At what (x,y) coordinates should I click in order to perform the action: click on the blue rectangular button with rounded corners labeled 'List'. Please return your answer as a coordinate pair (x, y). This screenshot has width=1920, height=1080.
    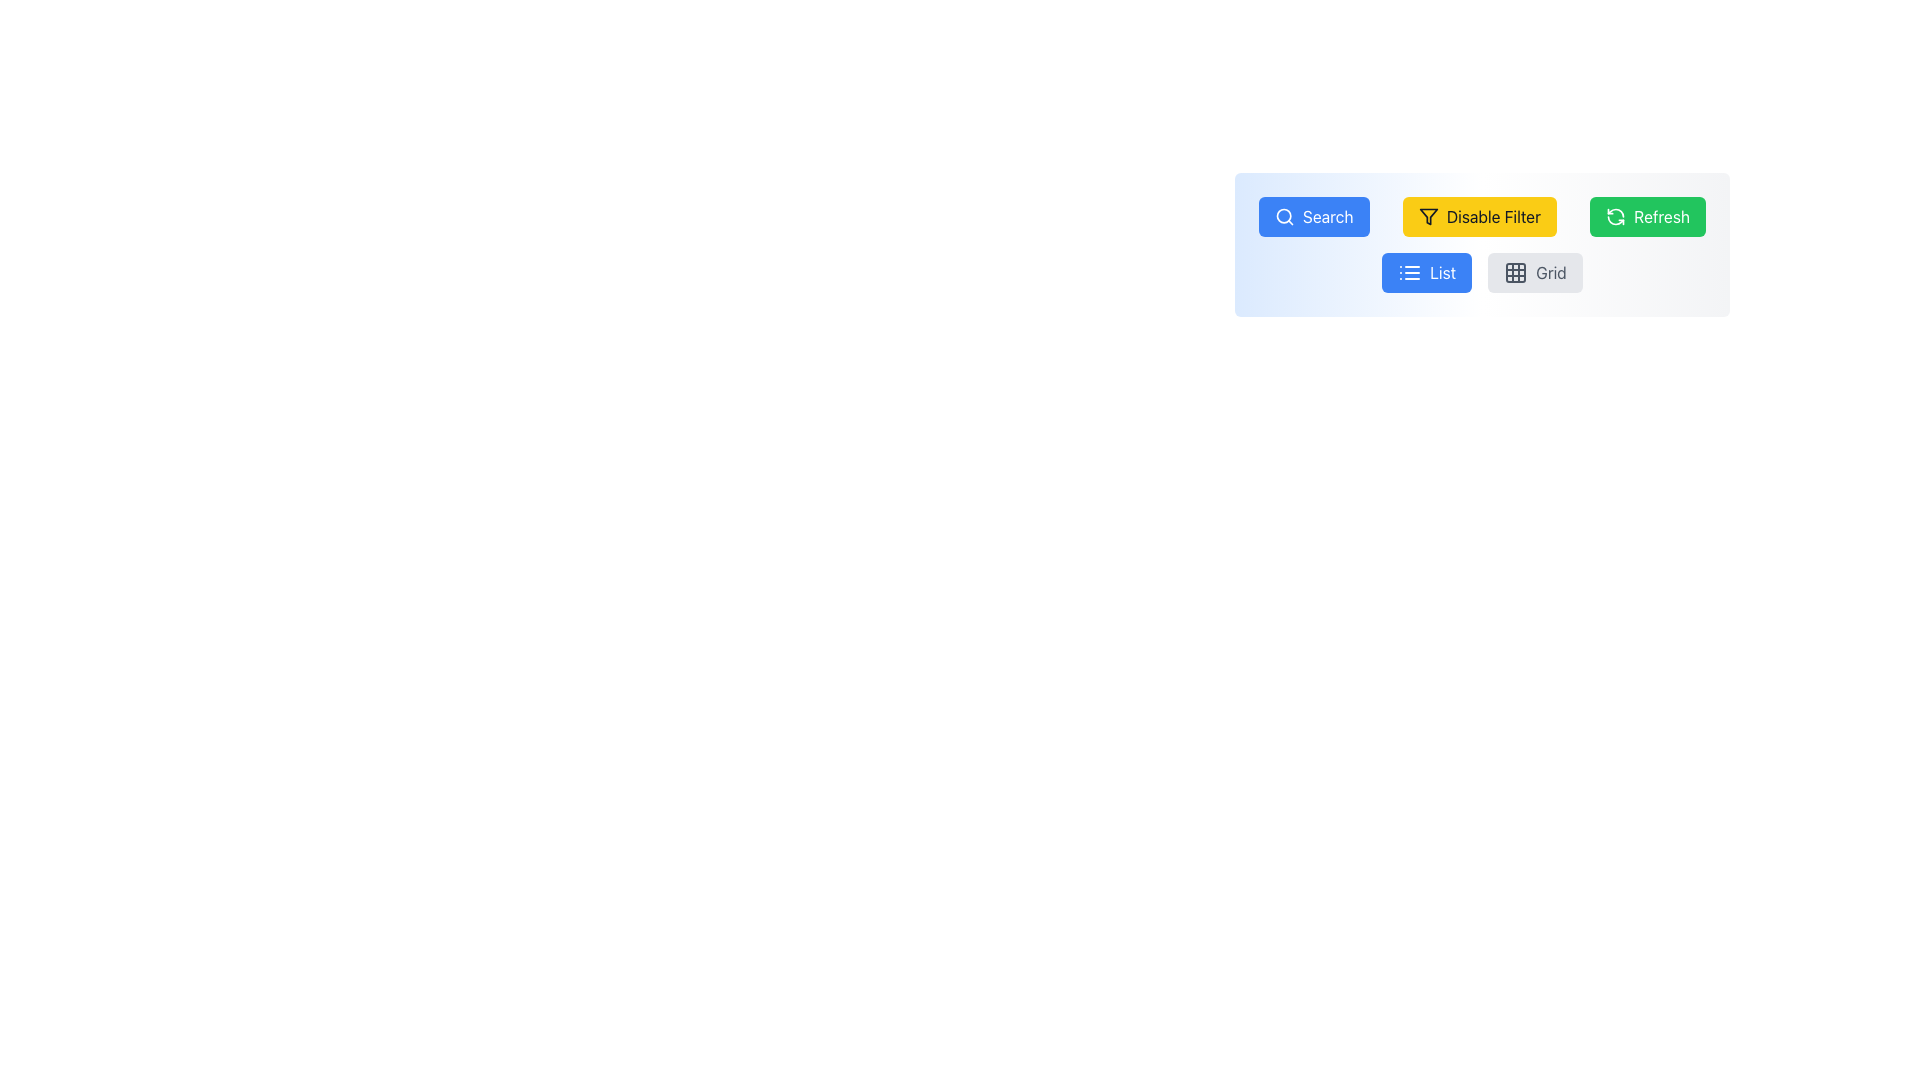
    Looking at the image, I should click on (1426, 273).